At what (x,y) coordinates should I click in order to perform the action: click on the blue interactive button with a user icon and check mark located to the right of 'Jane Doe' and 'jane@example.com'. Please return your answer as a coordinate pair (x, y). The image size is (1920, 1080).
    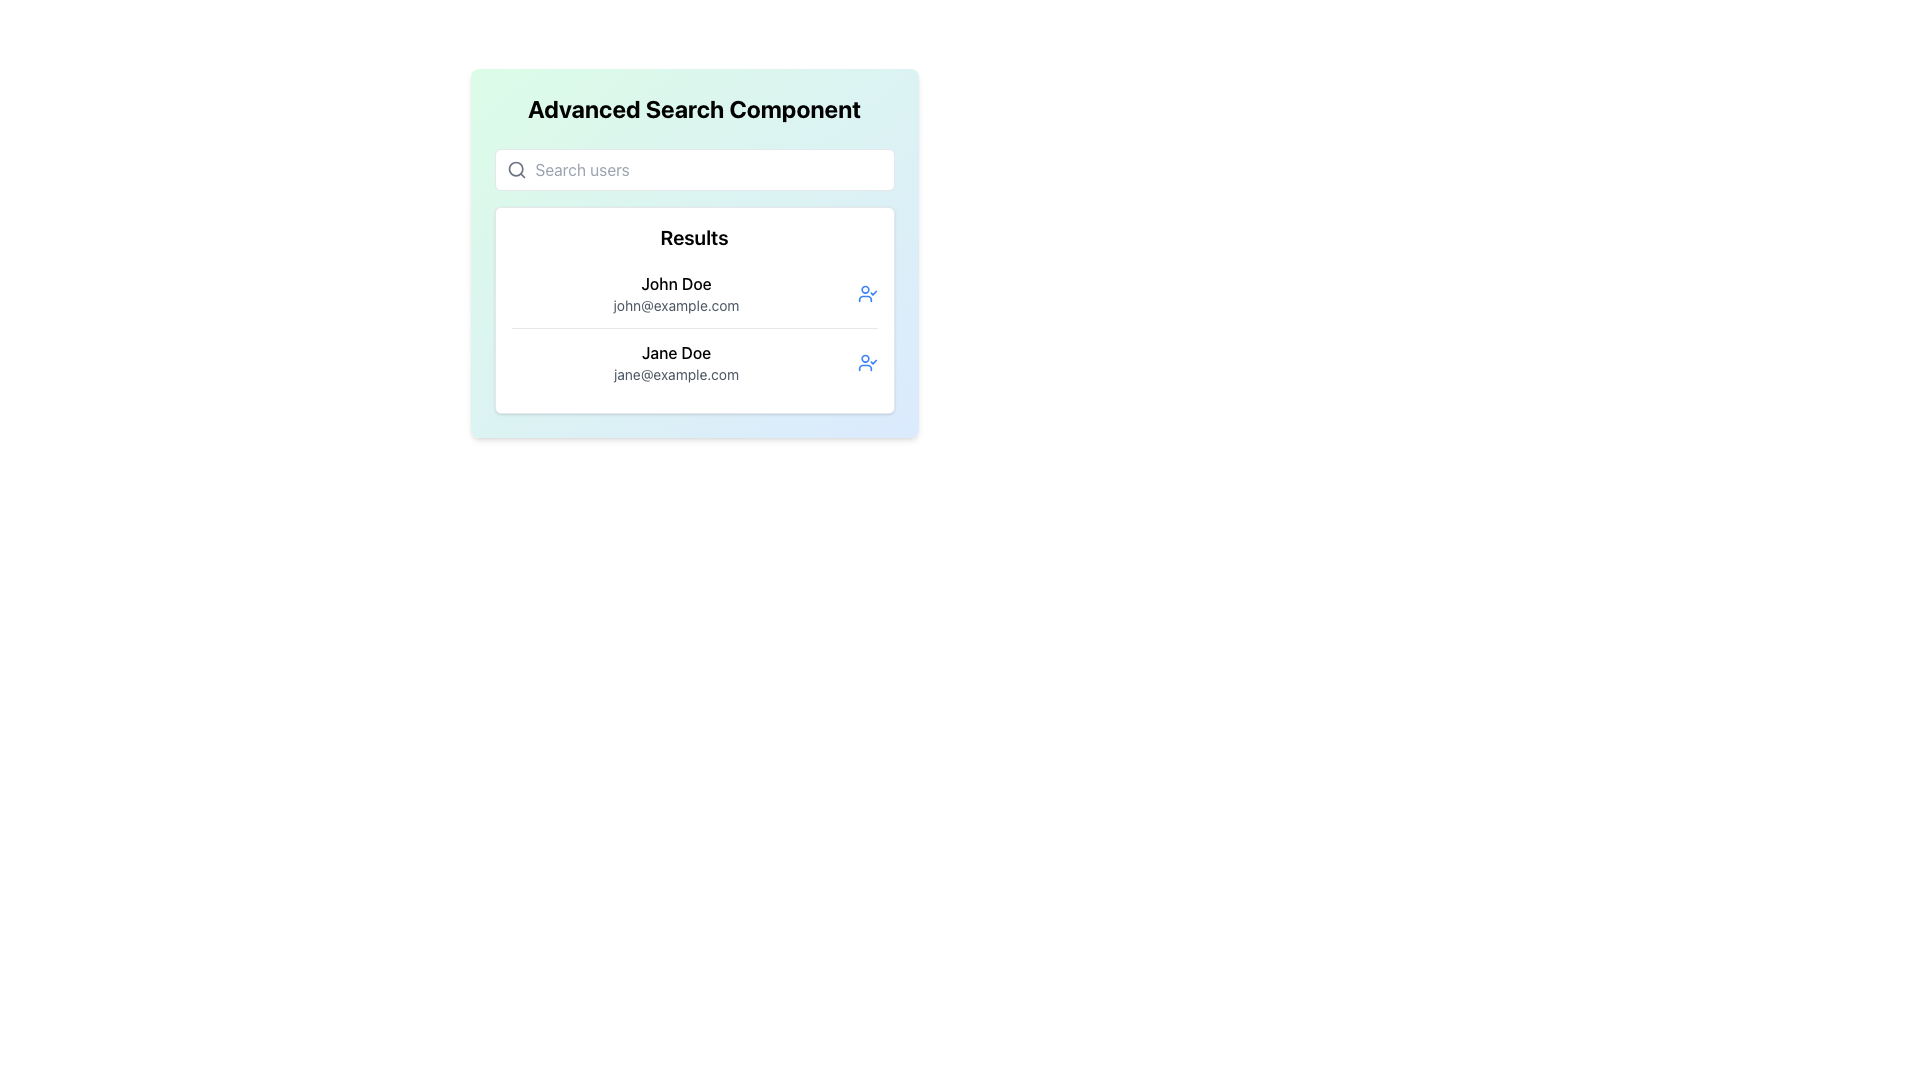
    Looking at the image, I should click on (867, 362).